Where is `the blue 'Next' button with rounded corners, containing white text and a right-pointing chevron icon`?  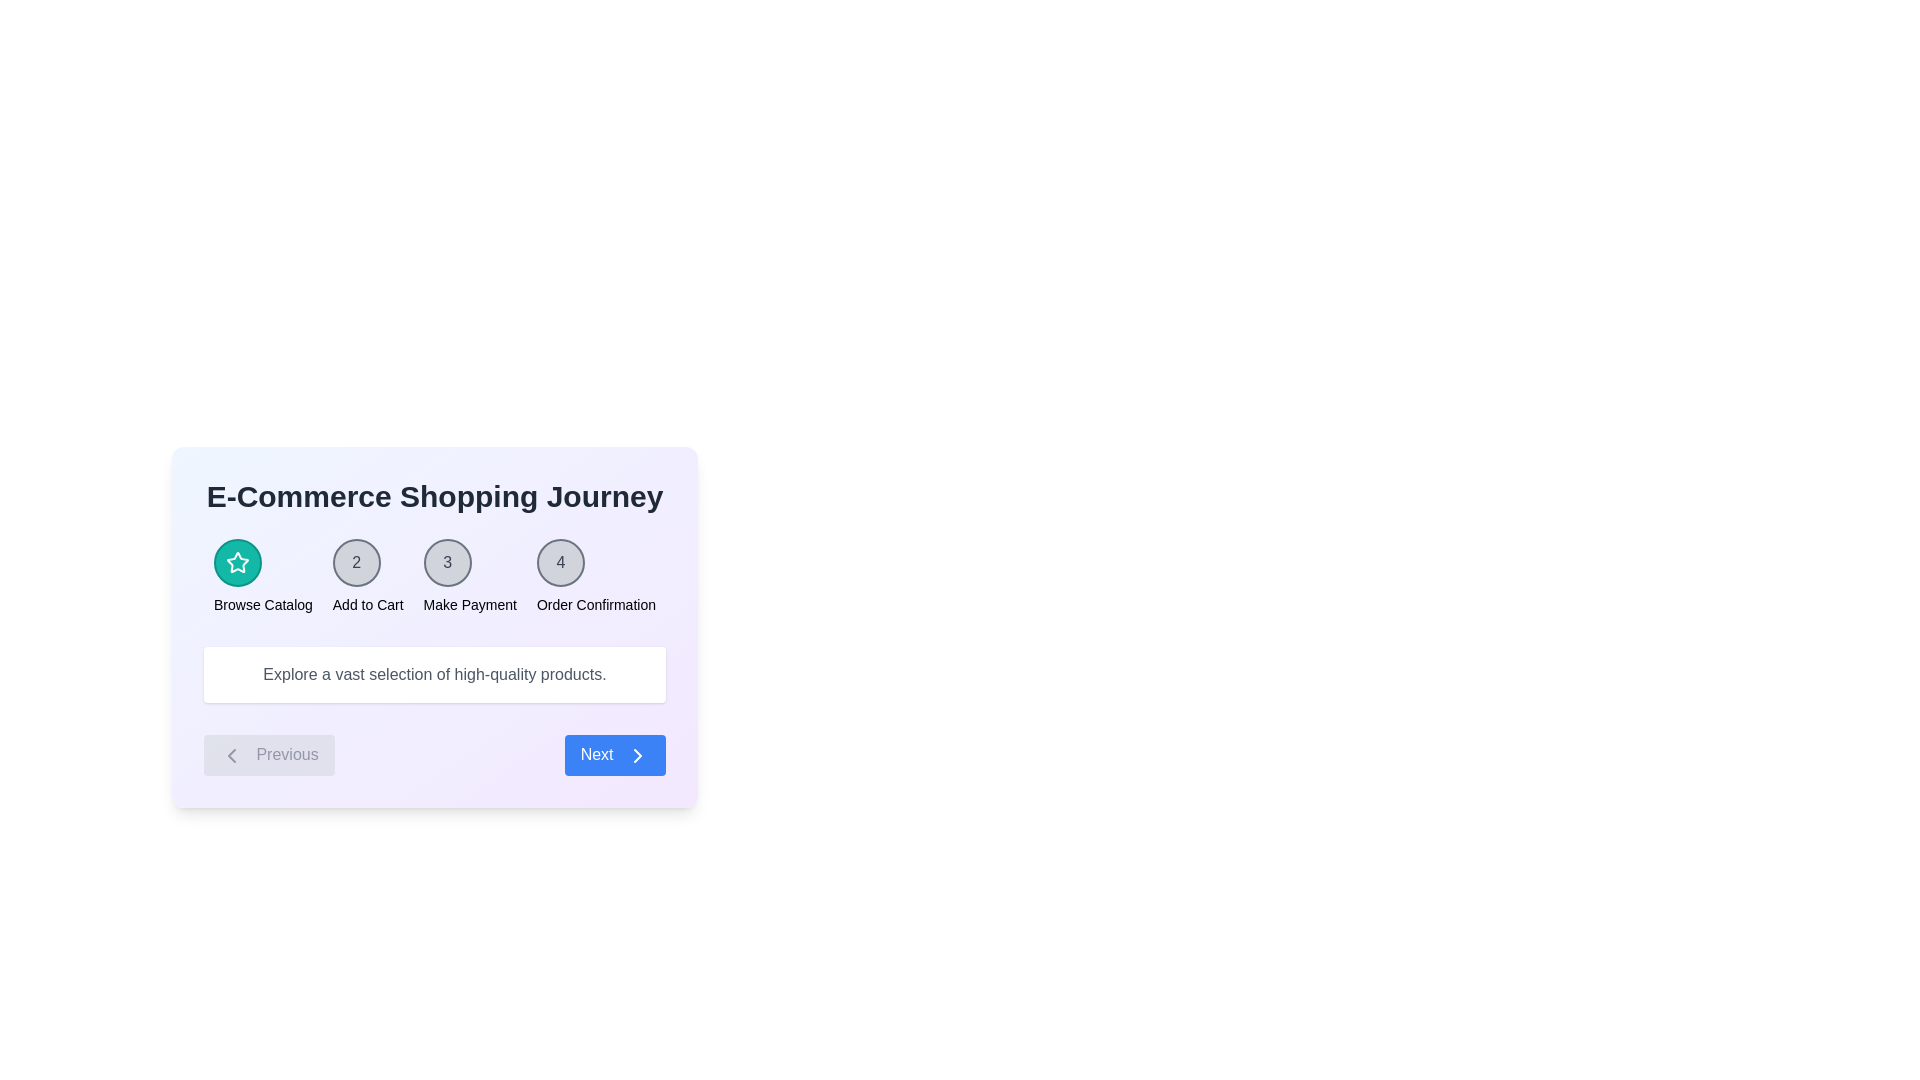
the blue 'Next' button with rounded corners, containing white text and a right-pointing chevron icon is located at coordinates (614, 755).